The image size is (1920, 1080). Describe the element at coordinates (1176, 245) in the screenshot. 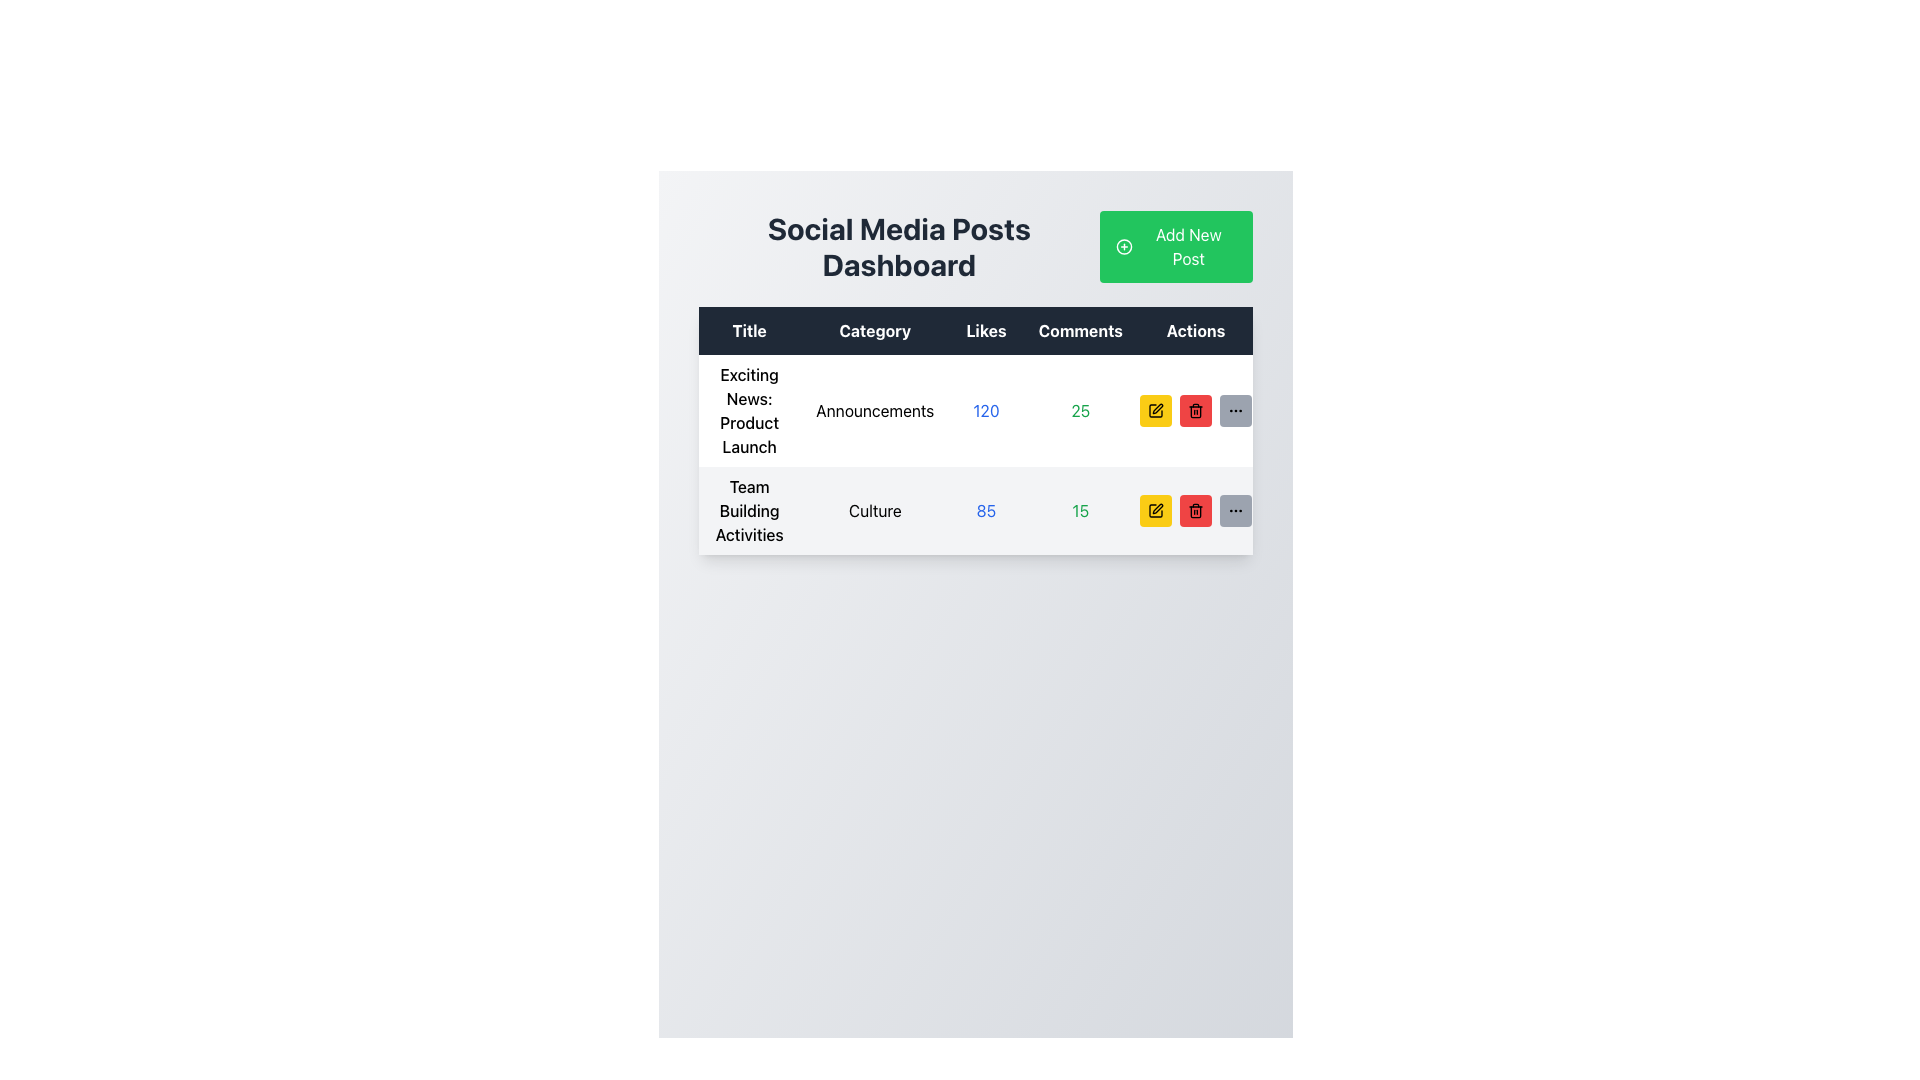

I see `the button located on the right side of the 'Social Media Posts Dashboard'` at that location.